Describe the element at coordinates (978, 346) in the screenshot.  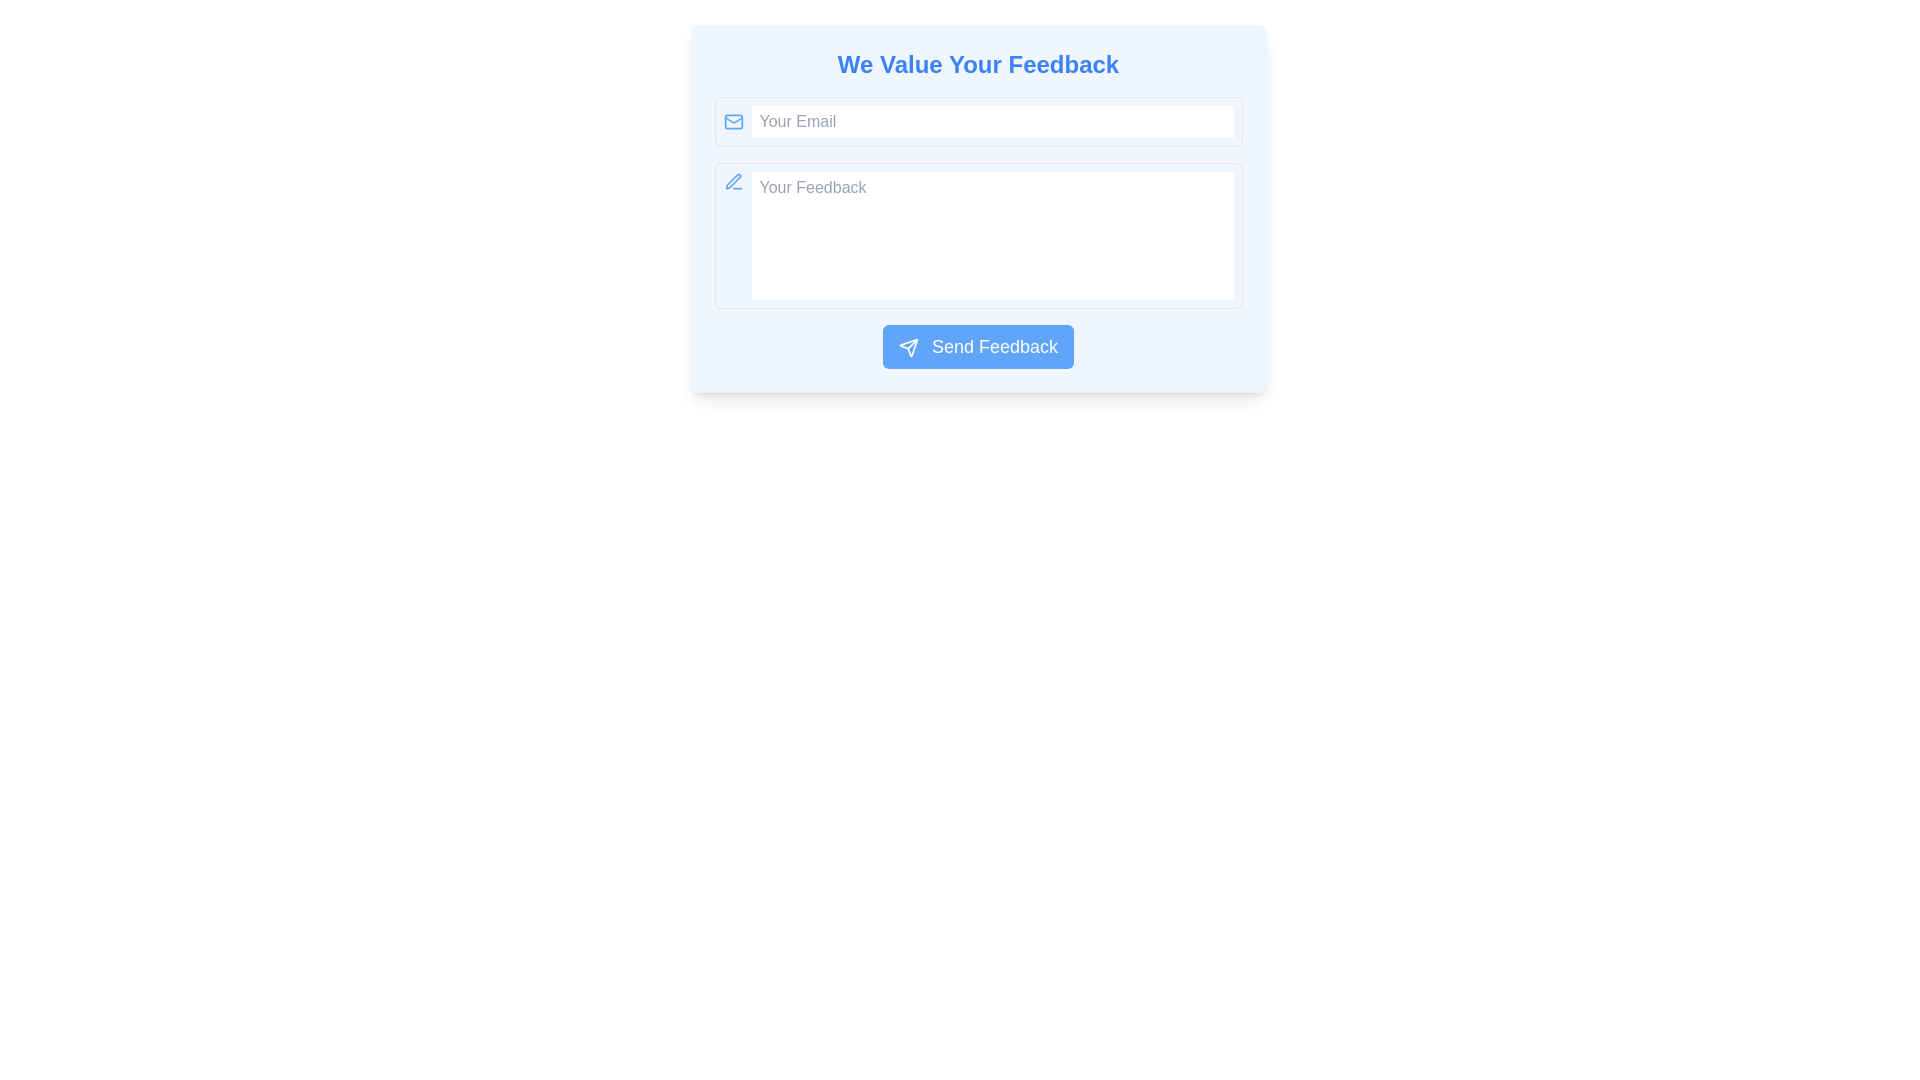
I see `the blue rectangular button labeled 'Send Feedback' with a paper plane icon` at that location.